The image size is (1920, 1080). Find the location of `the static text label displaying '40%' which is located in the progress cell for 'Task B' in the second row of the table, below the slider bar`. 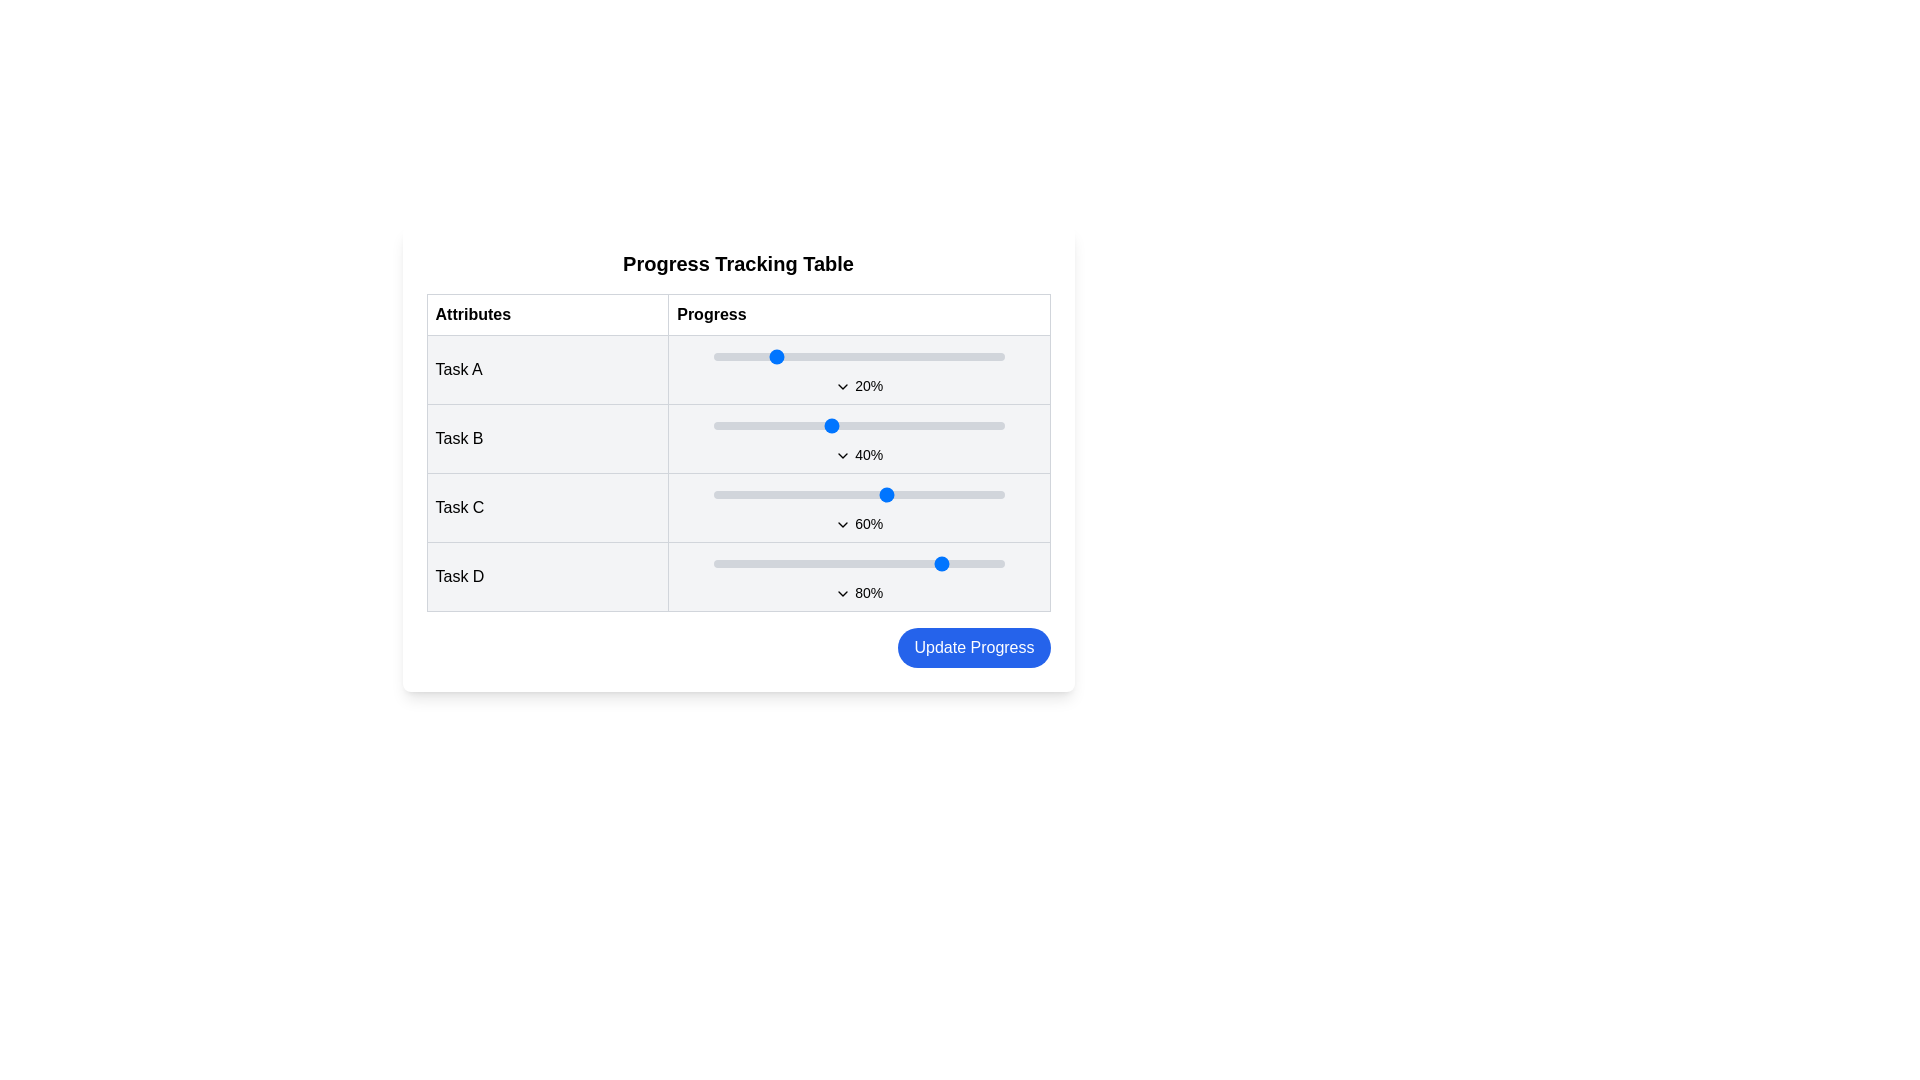

the static text label displaying '40%' which is located in the progress cell for 'Task B' in the second row of the table, below the slider bar is located at coordinates (859, 451).